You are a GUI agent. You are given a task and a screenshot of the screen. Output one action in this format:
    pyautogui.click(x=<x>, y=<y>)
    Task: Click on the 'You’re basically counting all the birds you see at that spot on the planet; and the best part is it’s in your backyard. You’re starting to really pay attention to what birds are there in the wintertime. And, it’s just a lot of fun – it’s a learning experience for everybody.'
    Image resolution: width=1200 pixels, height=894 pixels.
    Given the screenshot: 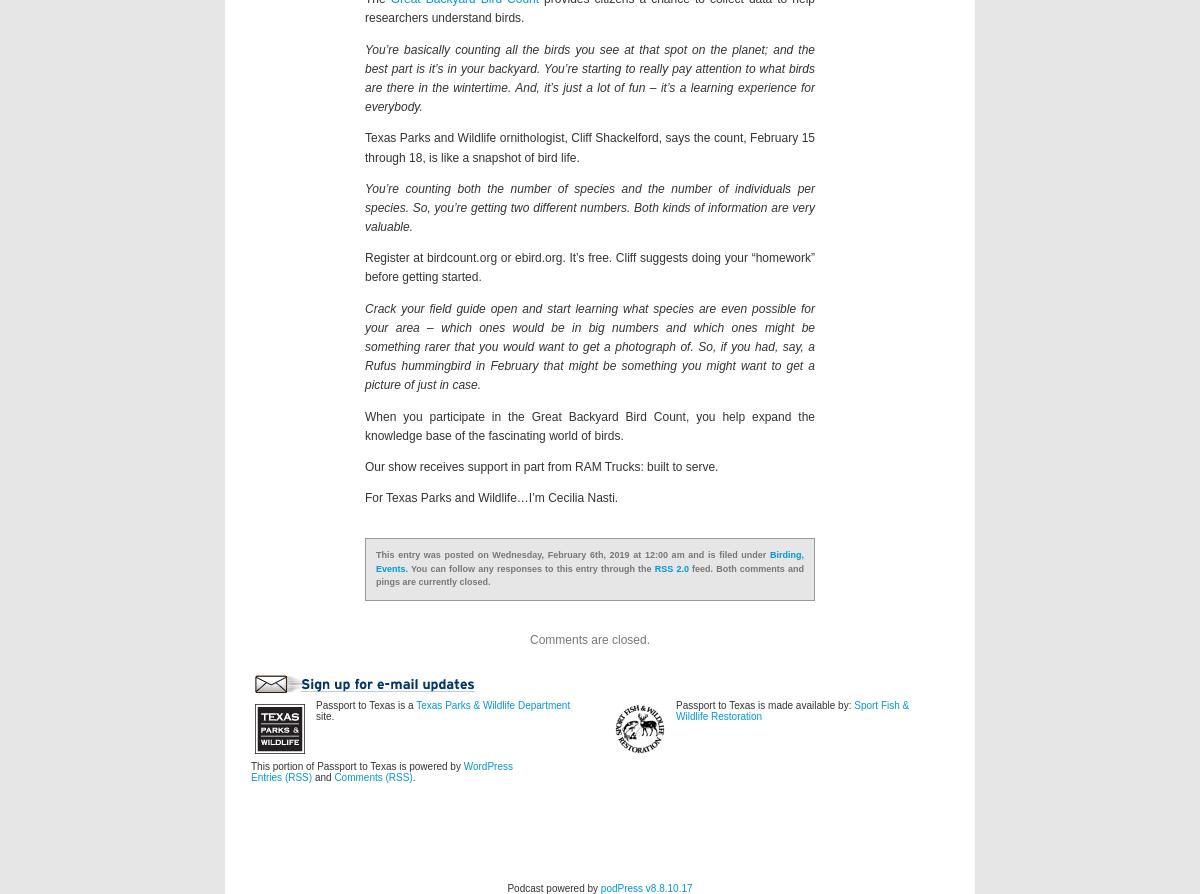 What is the action you would take?
    pyautogui.click(x=589, y=77)
    